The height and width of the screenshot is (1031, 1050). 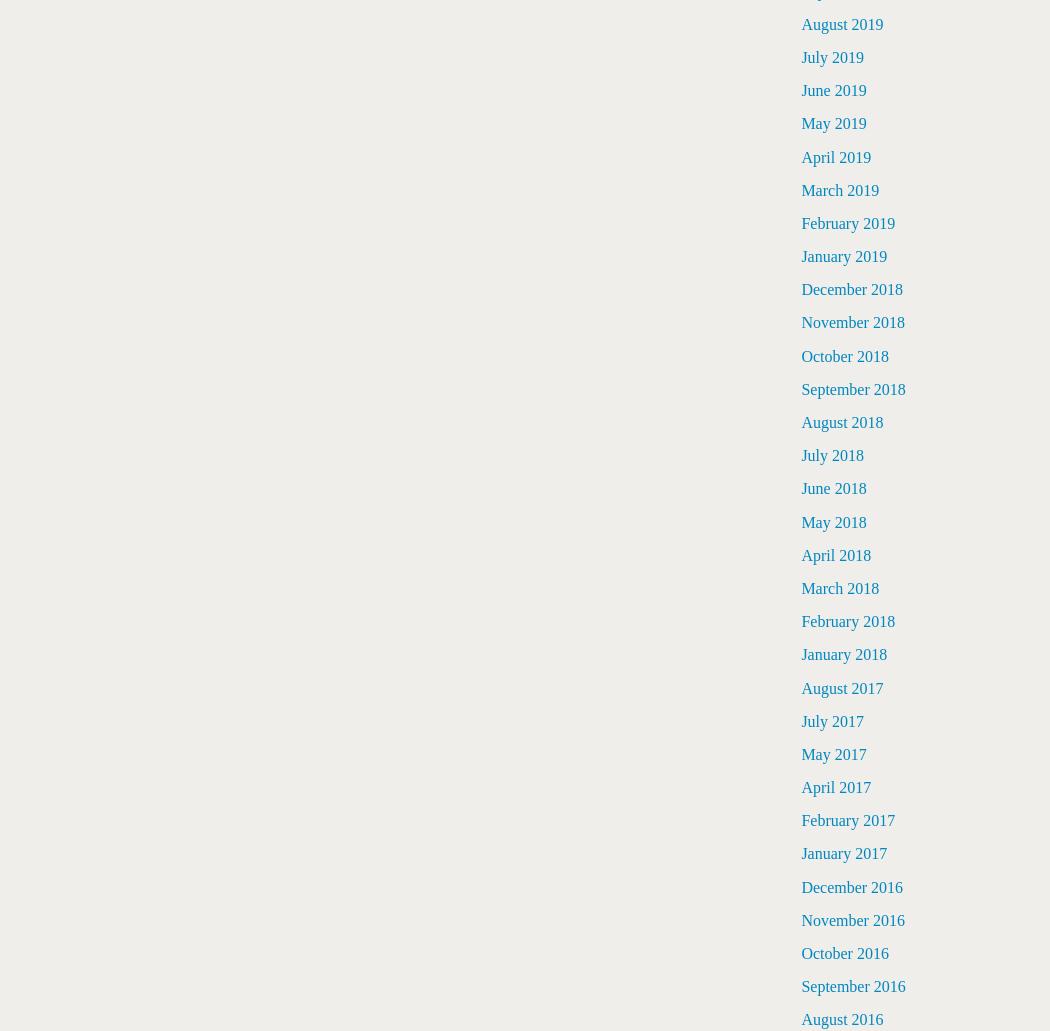 I want to click on 'December 2016', so click(x=851, y=886).